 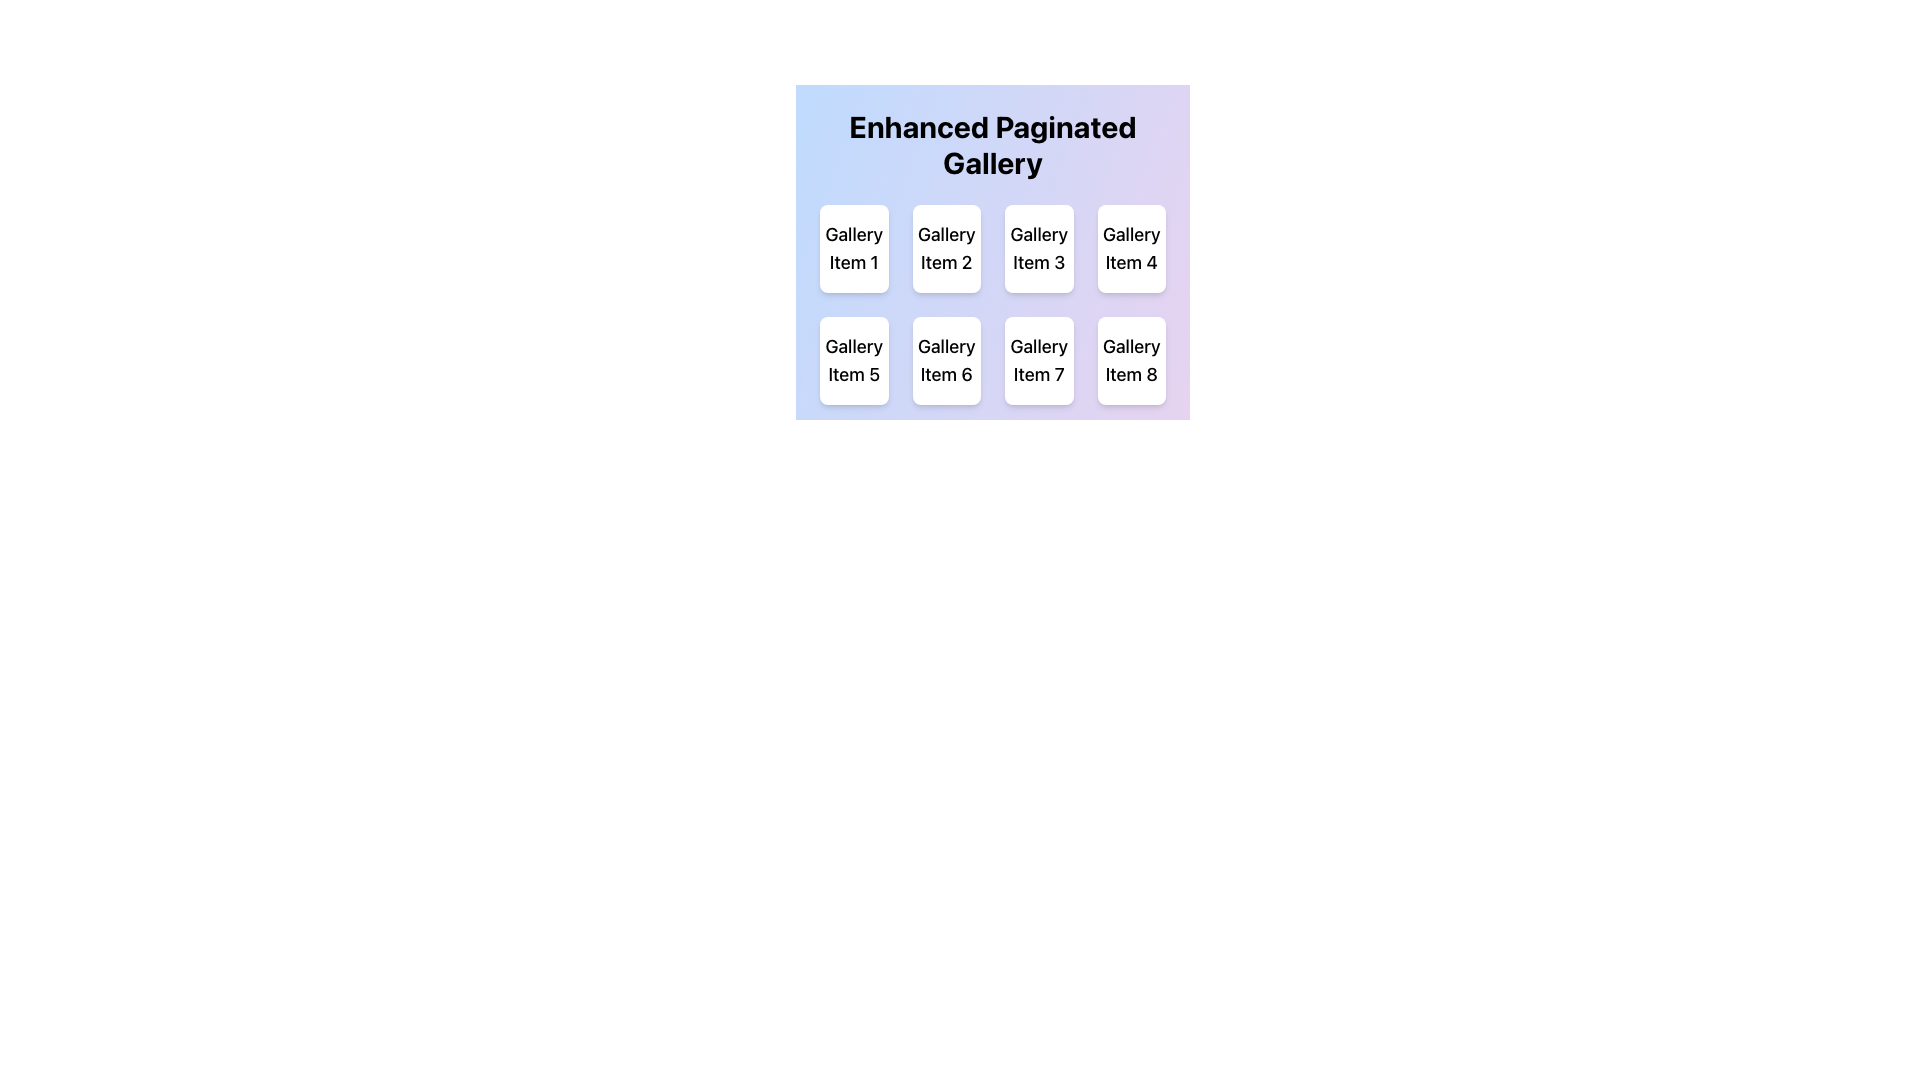 I want to click on the text label displaying 'Gallery Item 8' for interaction effects, which is located in the bottom-right corner of a grid layout, so click(x=1131, y=361).